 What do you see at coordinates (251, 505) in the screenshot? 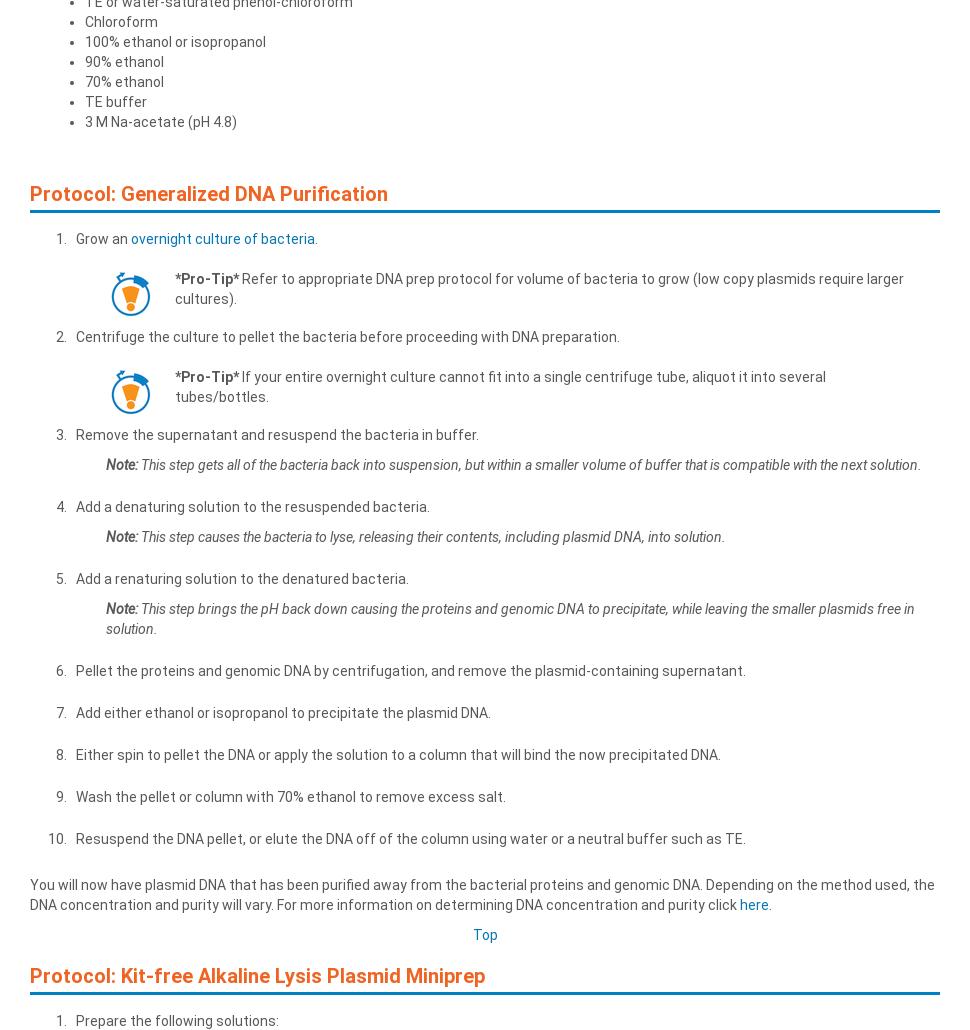
I see `'Add a denaturing solution to the resuspended bacteria.'` at bounding box center [251, 505].